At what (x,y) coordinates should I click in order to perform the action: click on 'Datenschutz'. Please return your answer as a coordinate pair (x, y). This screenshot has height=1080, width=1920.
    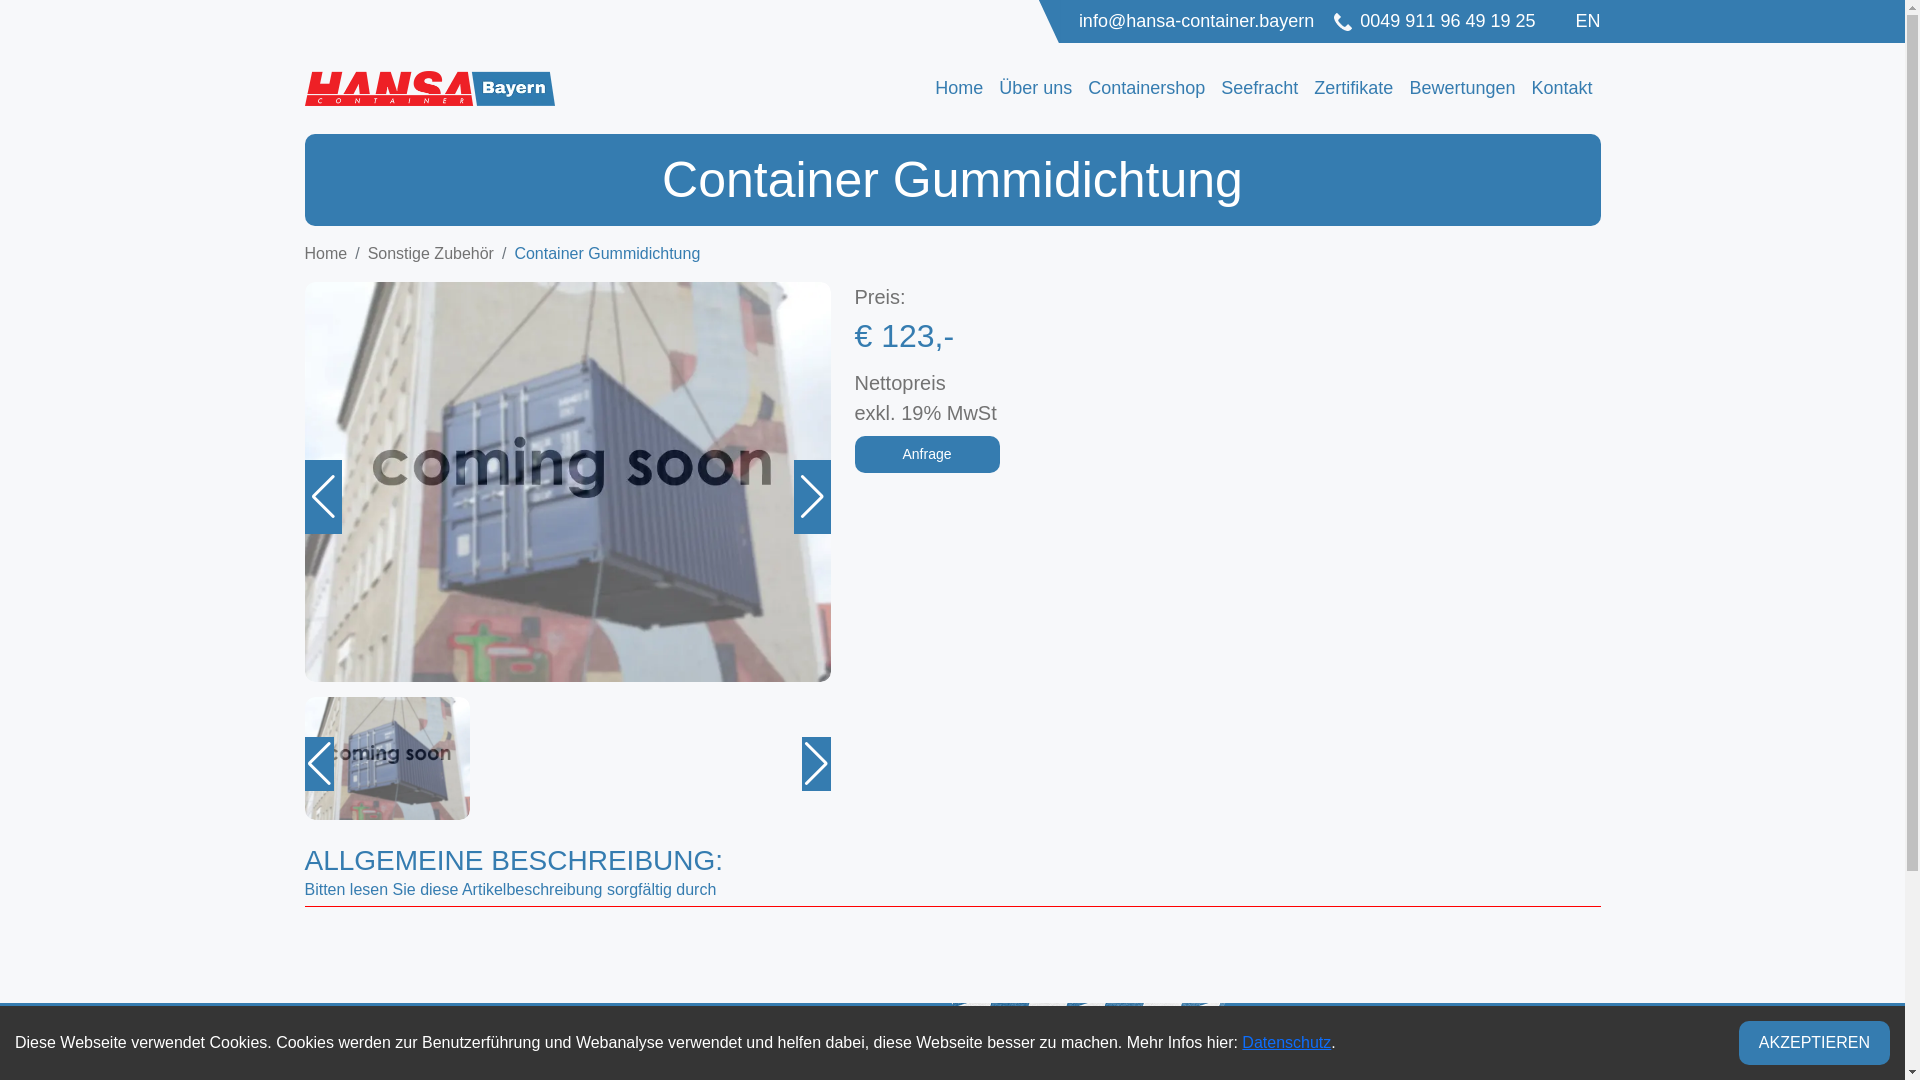
    Looking at the image, I should click on (1241, 1041).